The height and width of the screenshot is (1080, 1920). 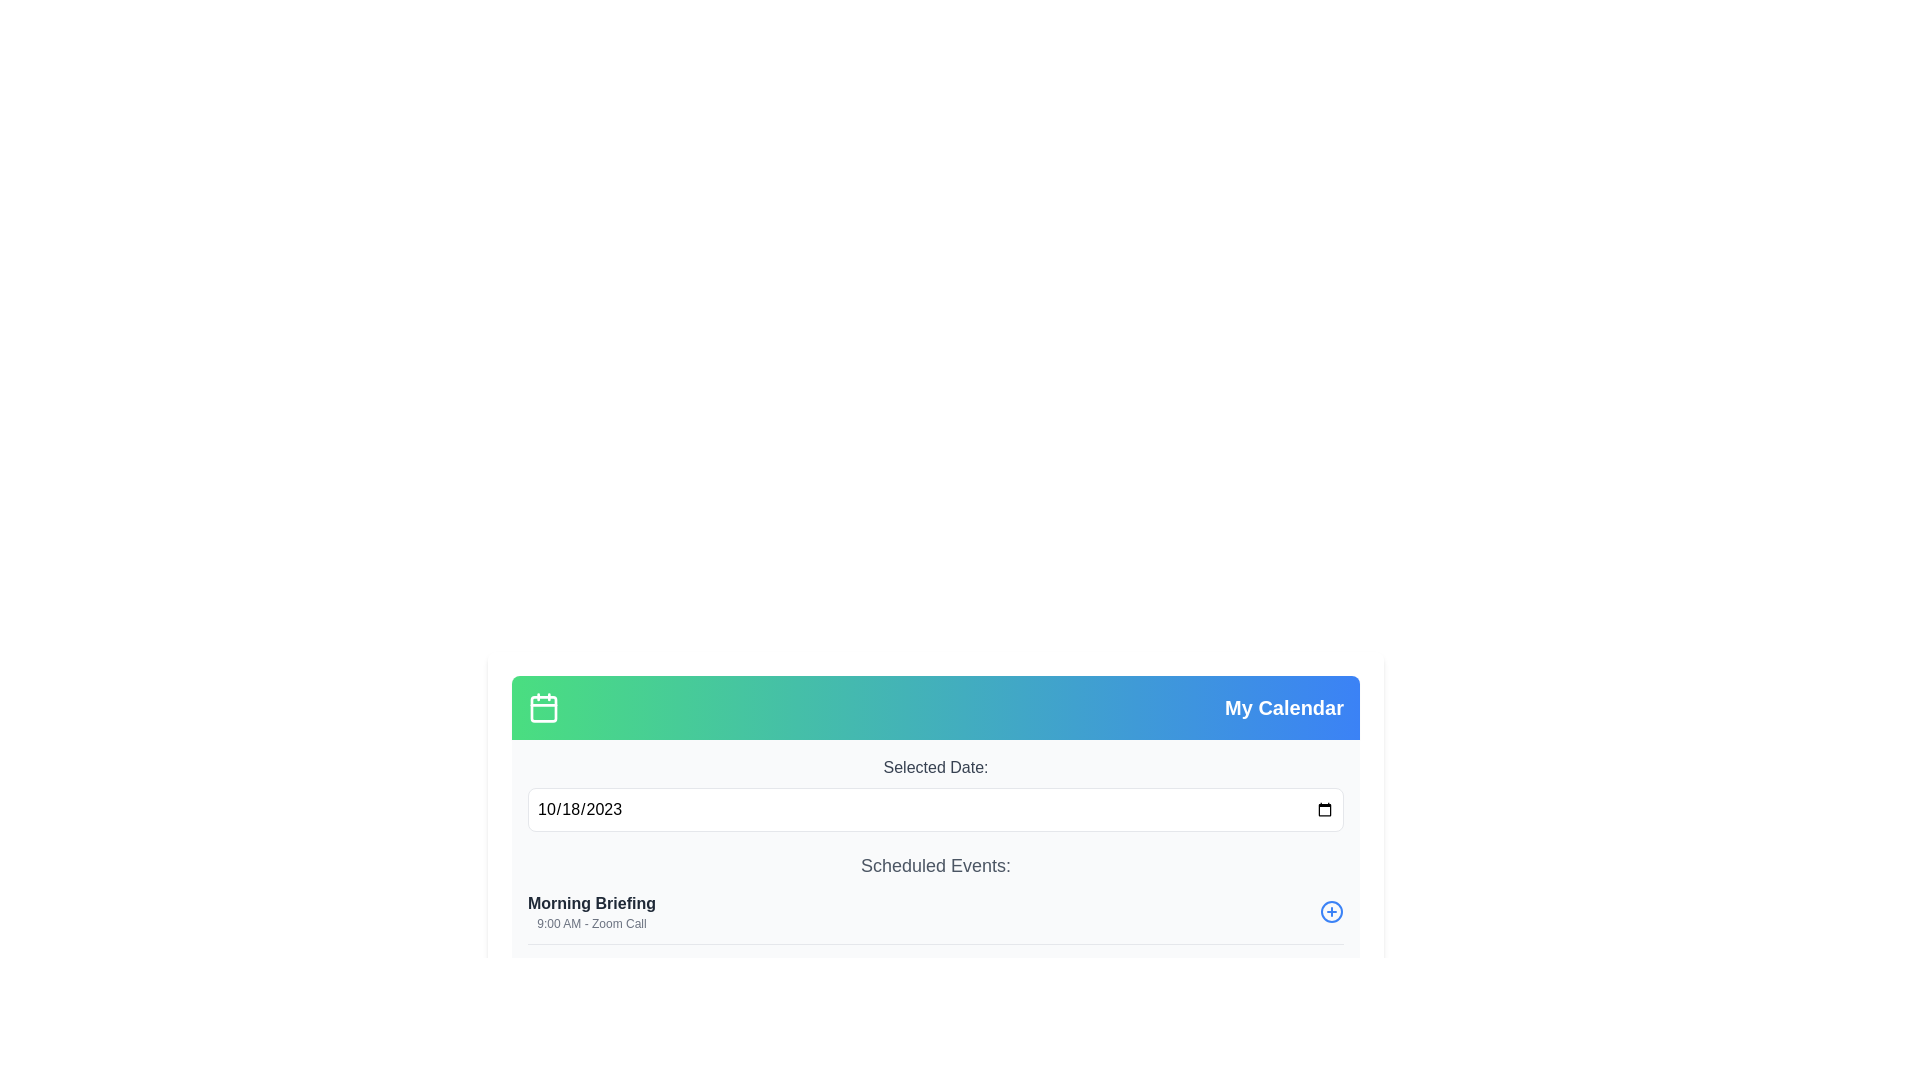 I want to click on time and event information displayed in the text label '9:00 AM - Zoom Call' located below the title 'Morning Briefing' in the 'Scheduled Events' section, so click(x=590, y=924).